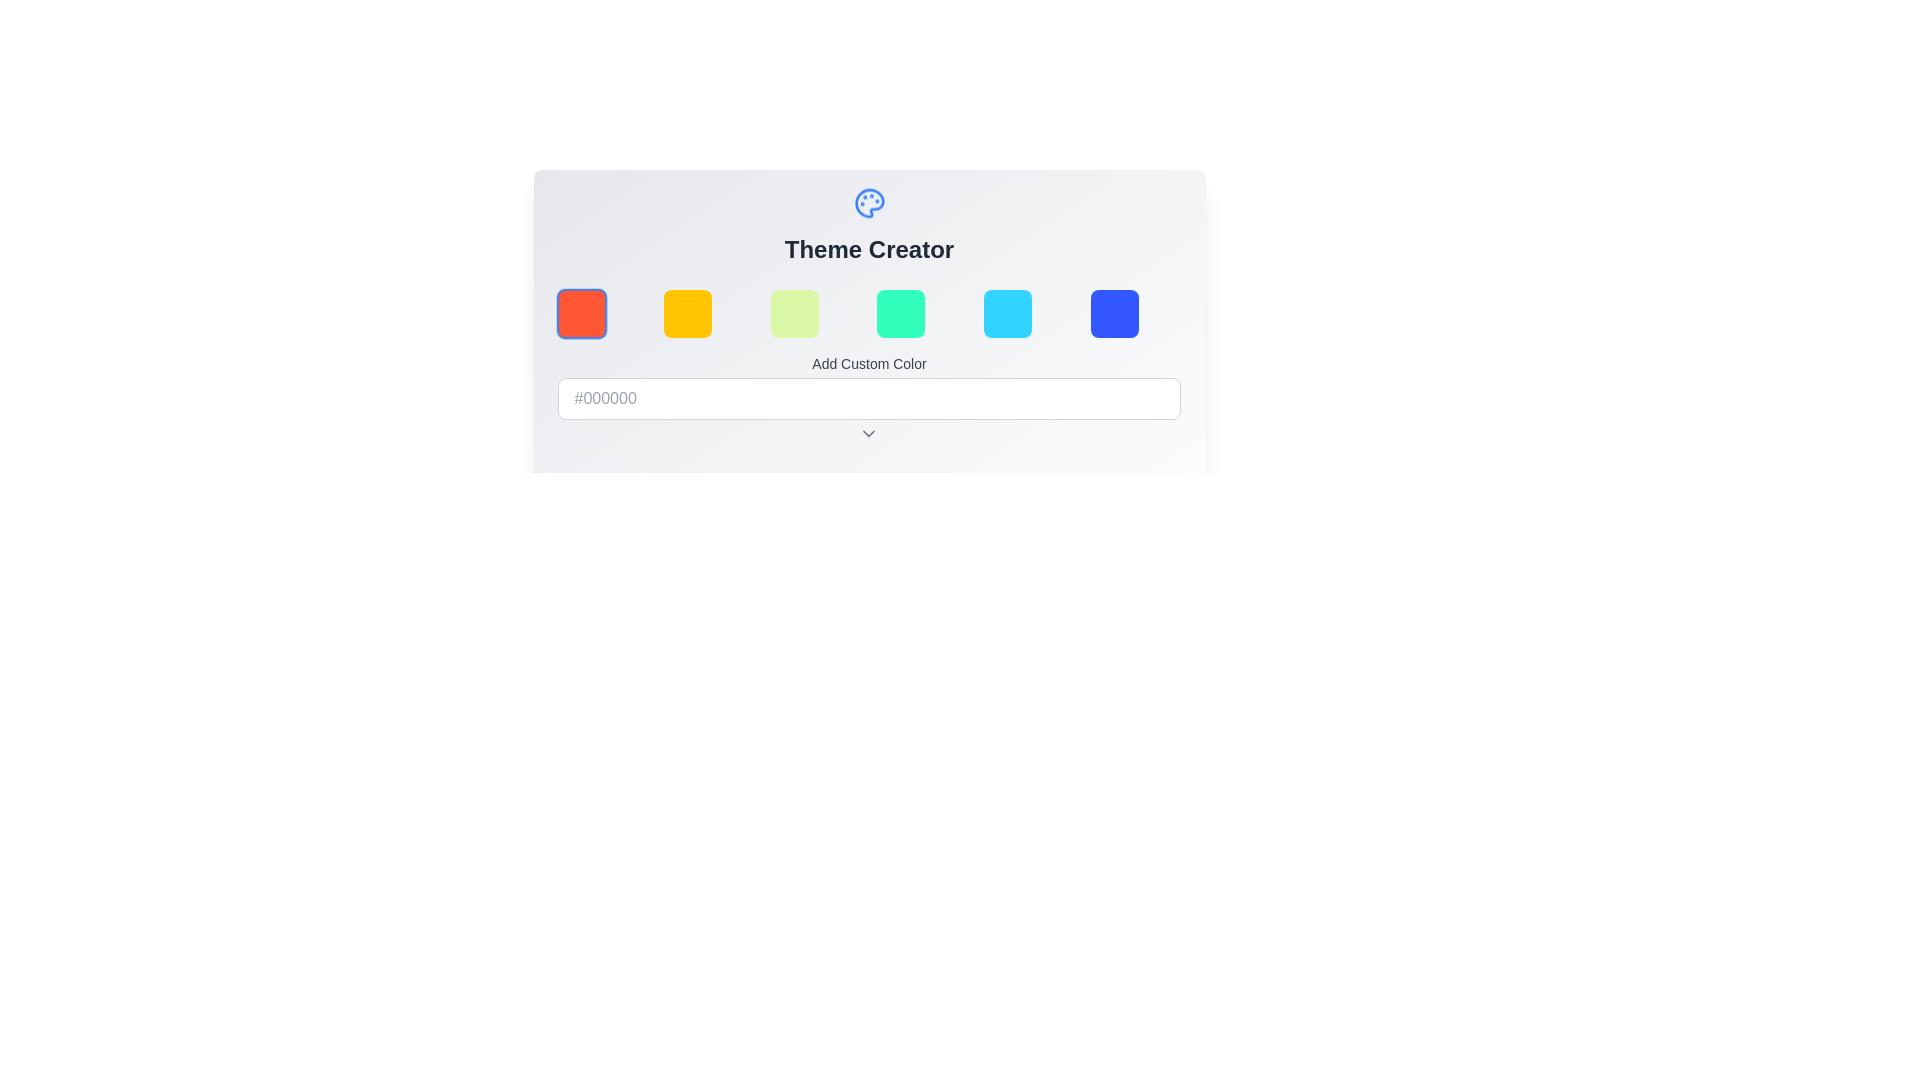 The width and height of the screenshot is (1920, 1080). What do you see at coordinates (869, 433) in the screenshot?
I see `the downward-pointing chevron icon located beneath the text field labeled 'Add Custom Color'` at bounding box center [869, 433].